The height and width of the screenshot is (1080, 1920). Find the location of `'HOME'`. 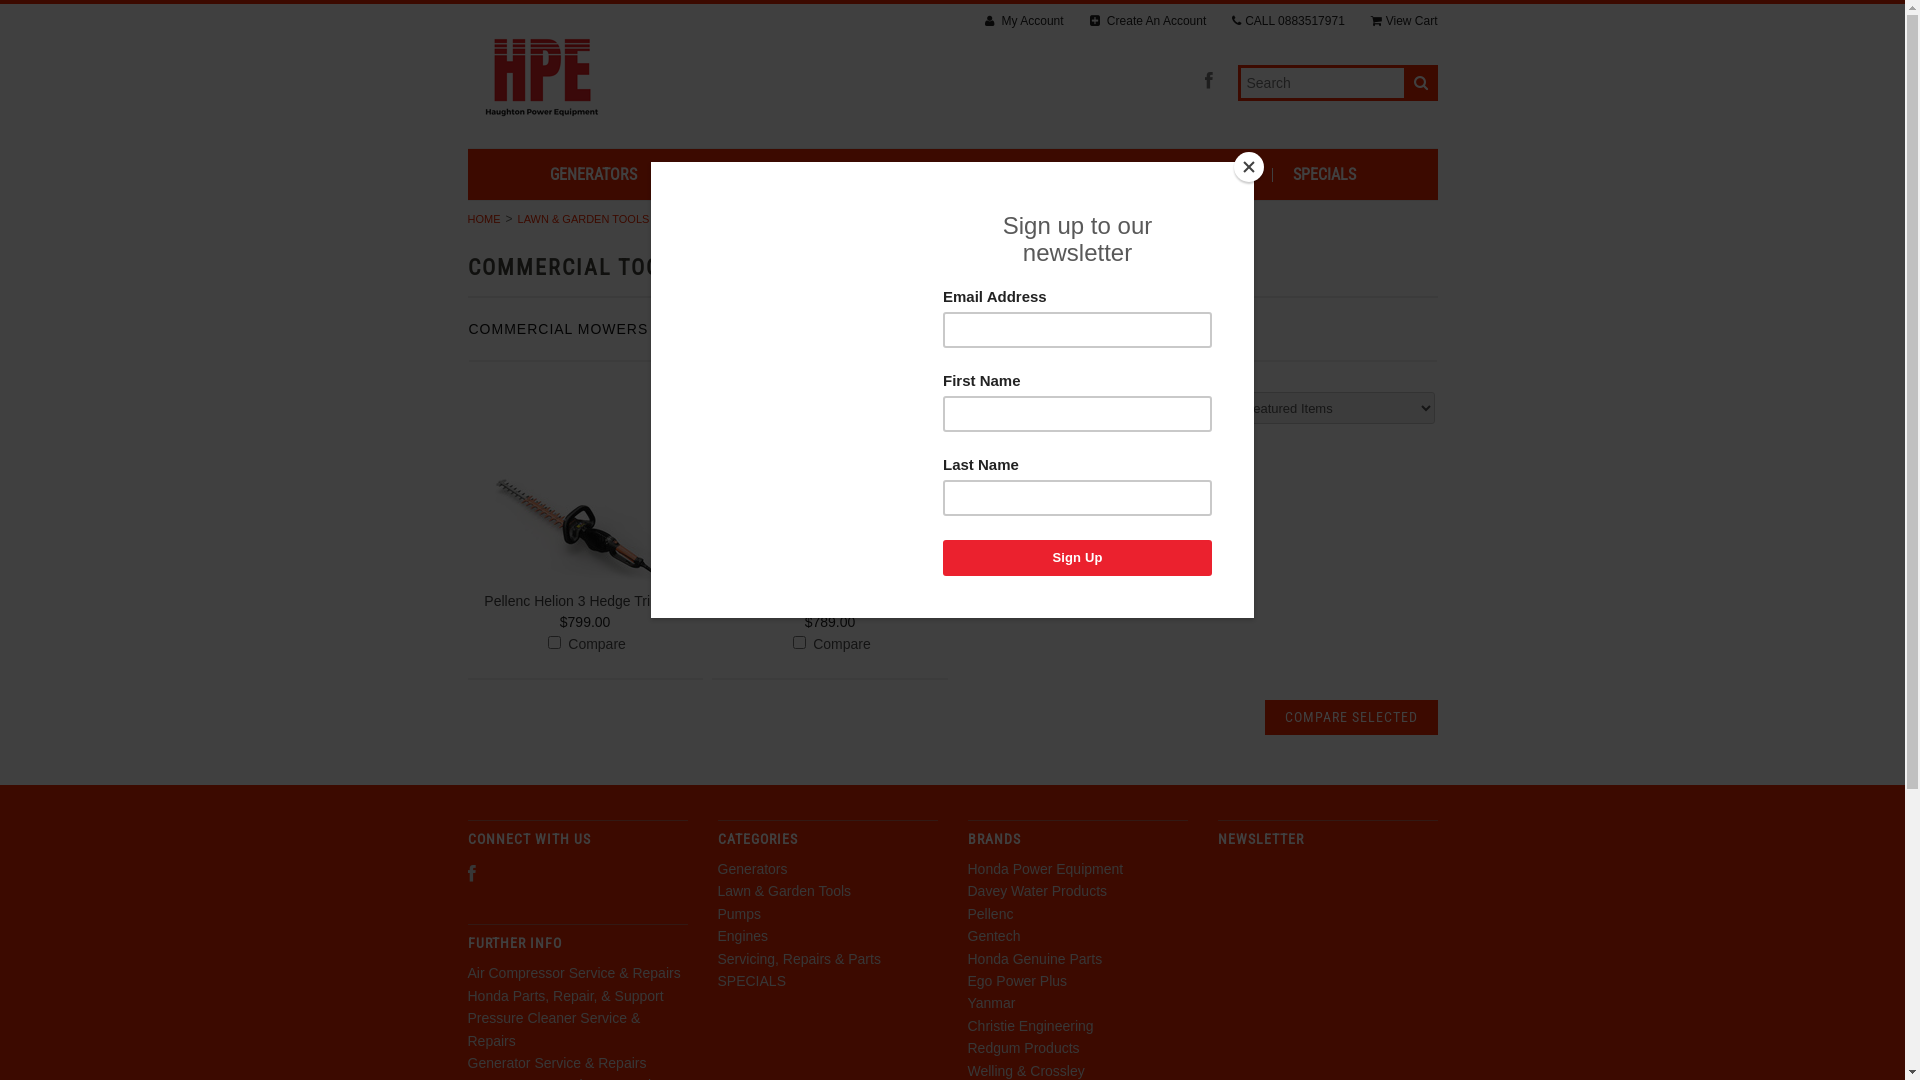

'HOME' is located at coordinates (484, 219).